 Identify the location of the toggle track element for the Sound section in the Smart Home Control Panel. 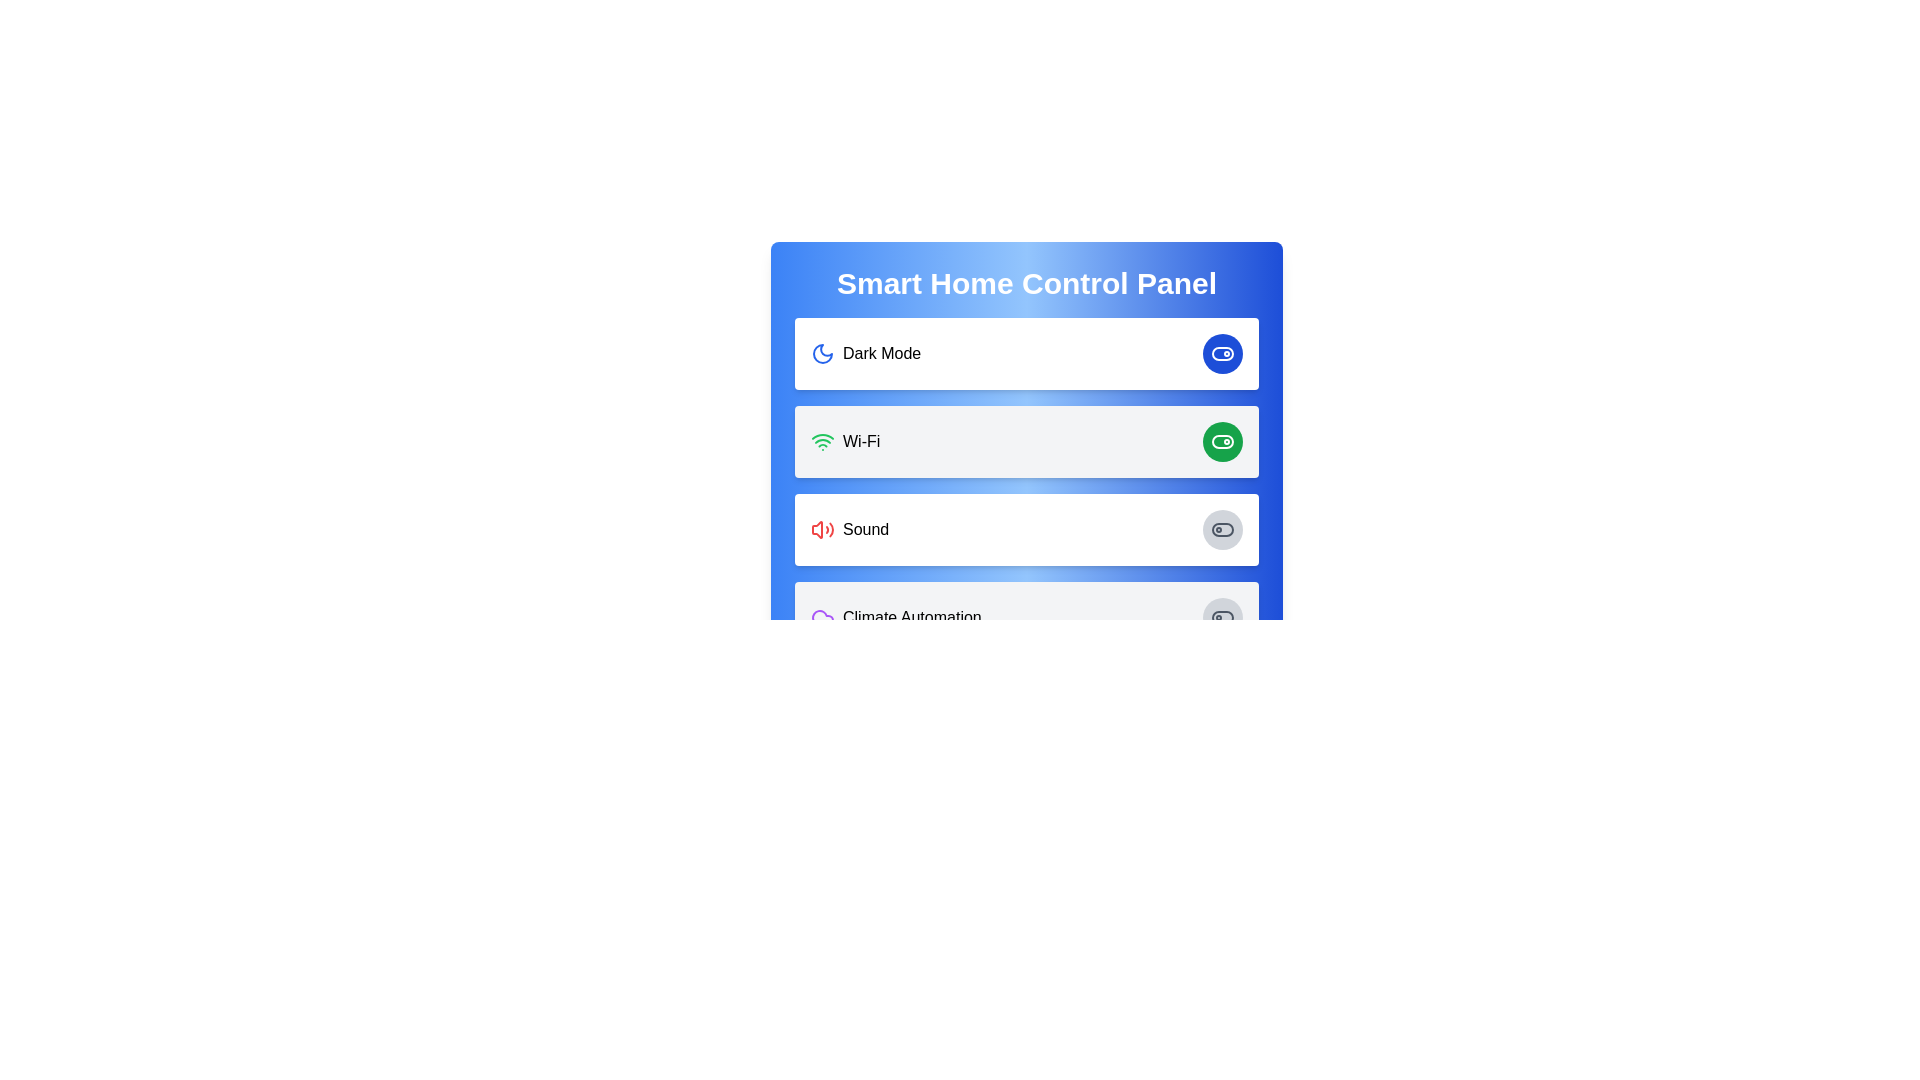
(1222, 616).